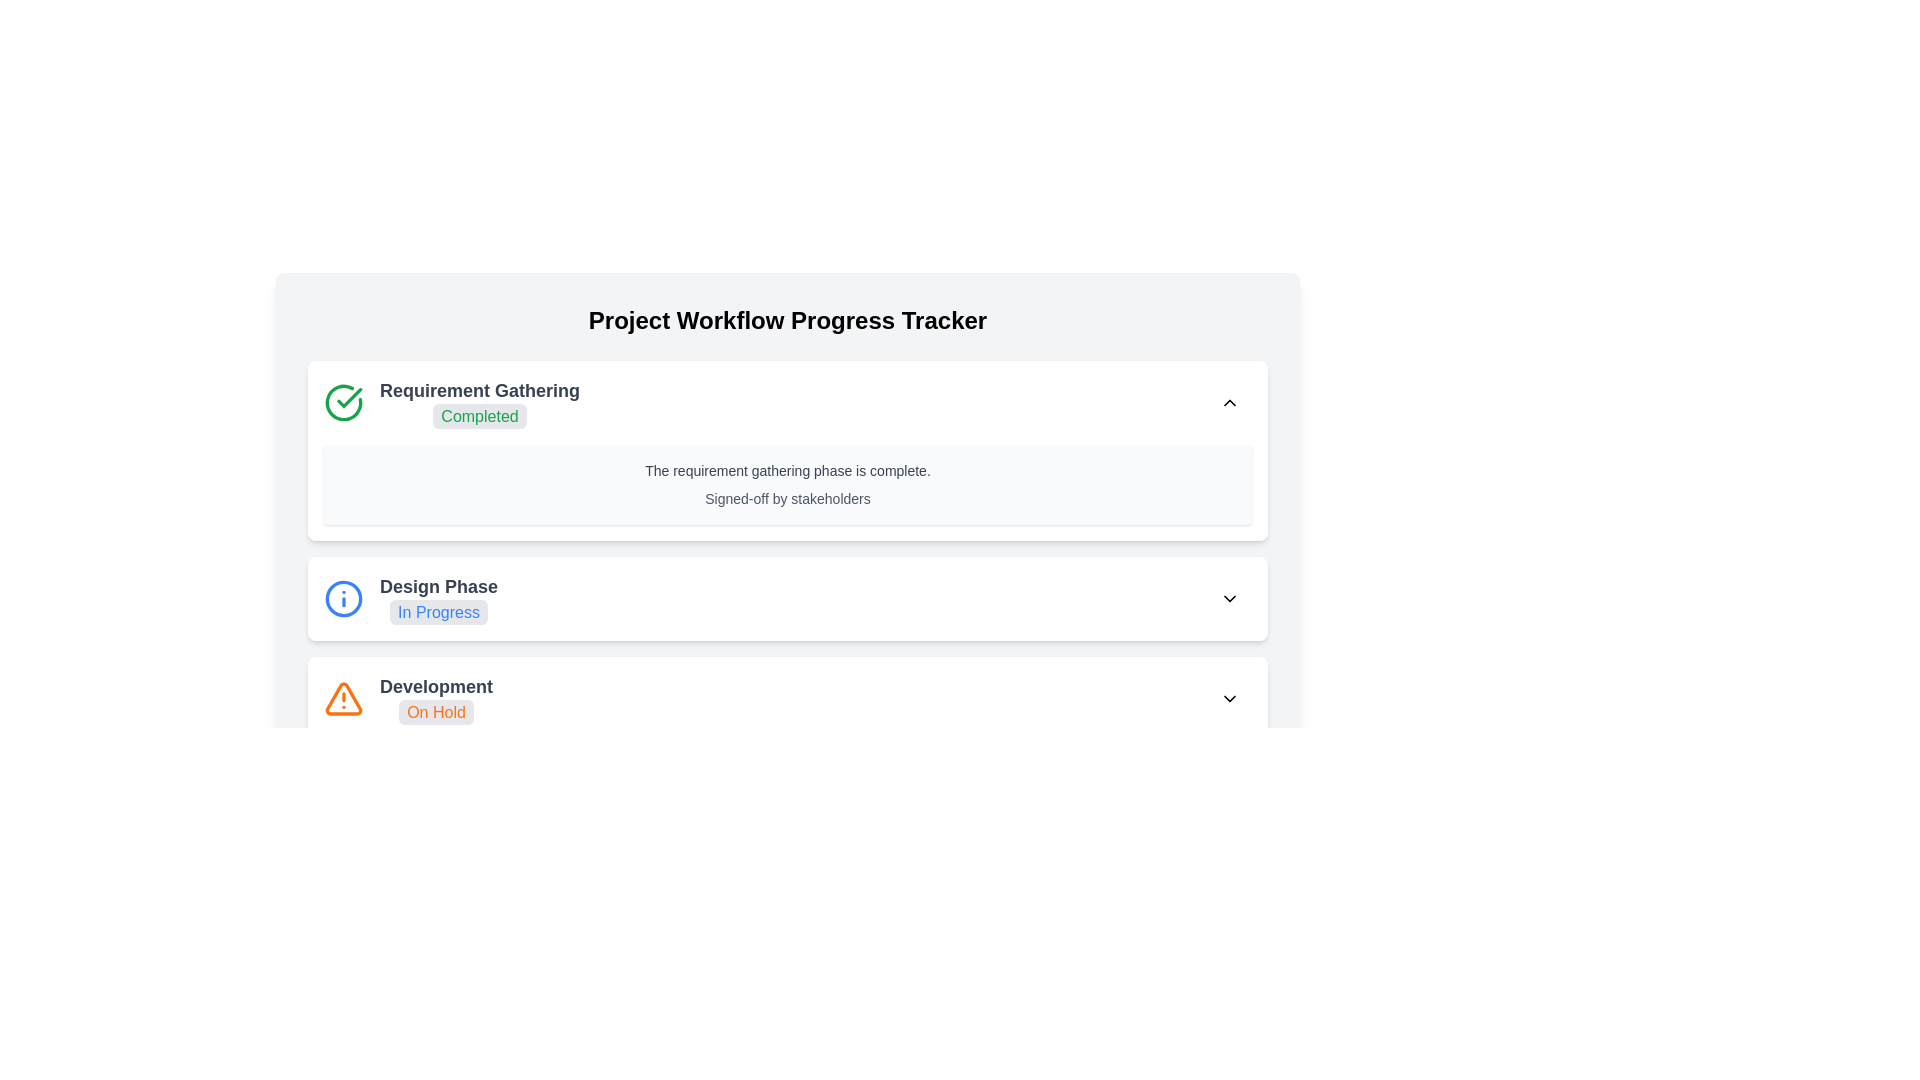 This screenshot has height=1080, width=1920. I want to click on the heading label text located in the third section of the workflow tracker interface, positioned to the right of the yellow warning icon and above the 'On Hold' label, so click(435, 685).